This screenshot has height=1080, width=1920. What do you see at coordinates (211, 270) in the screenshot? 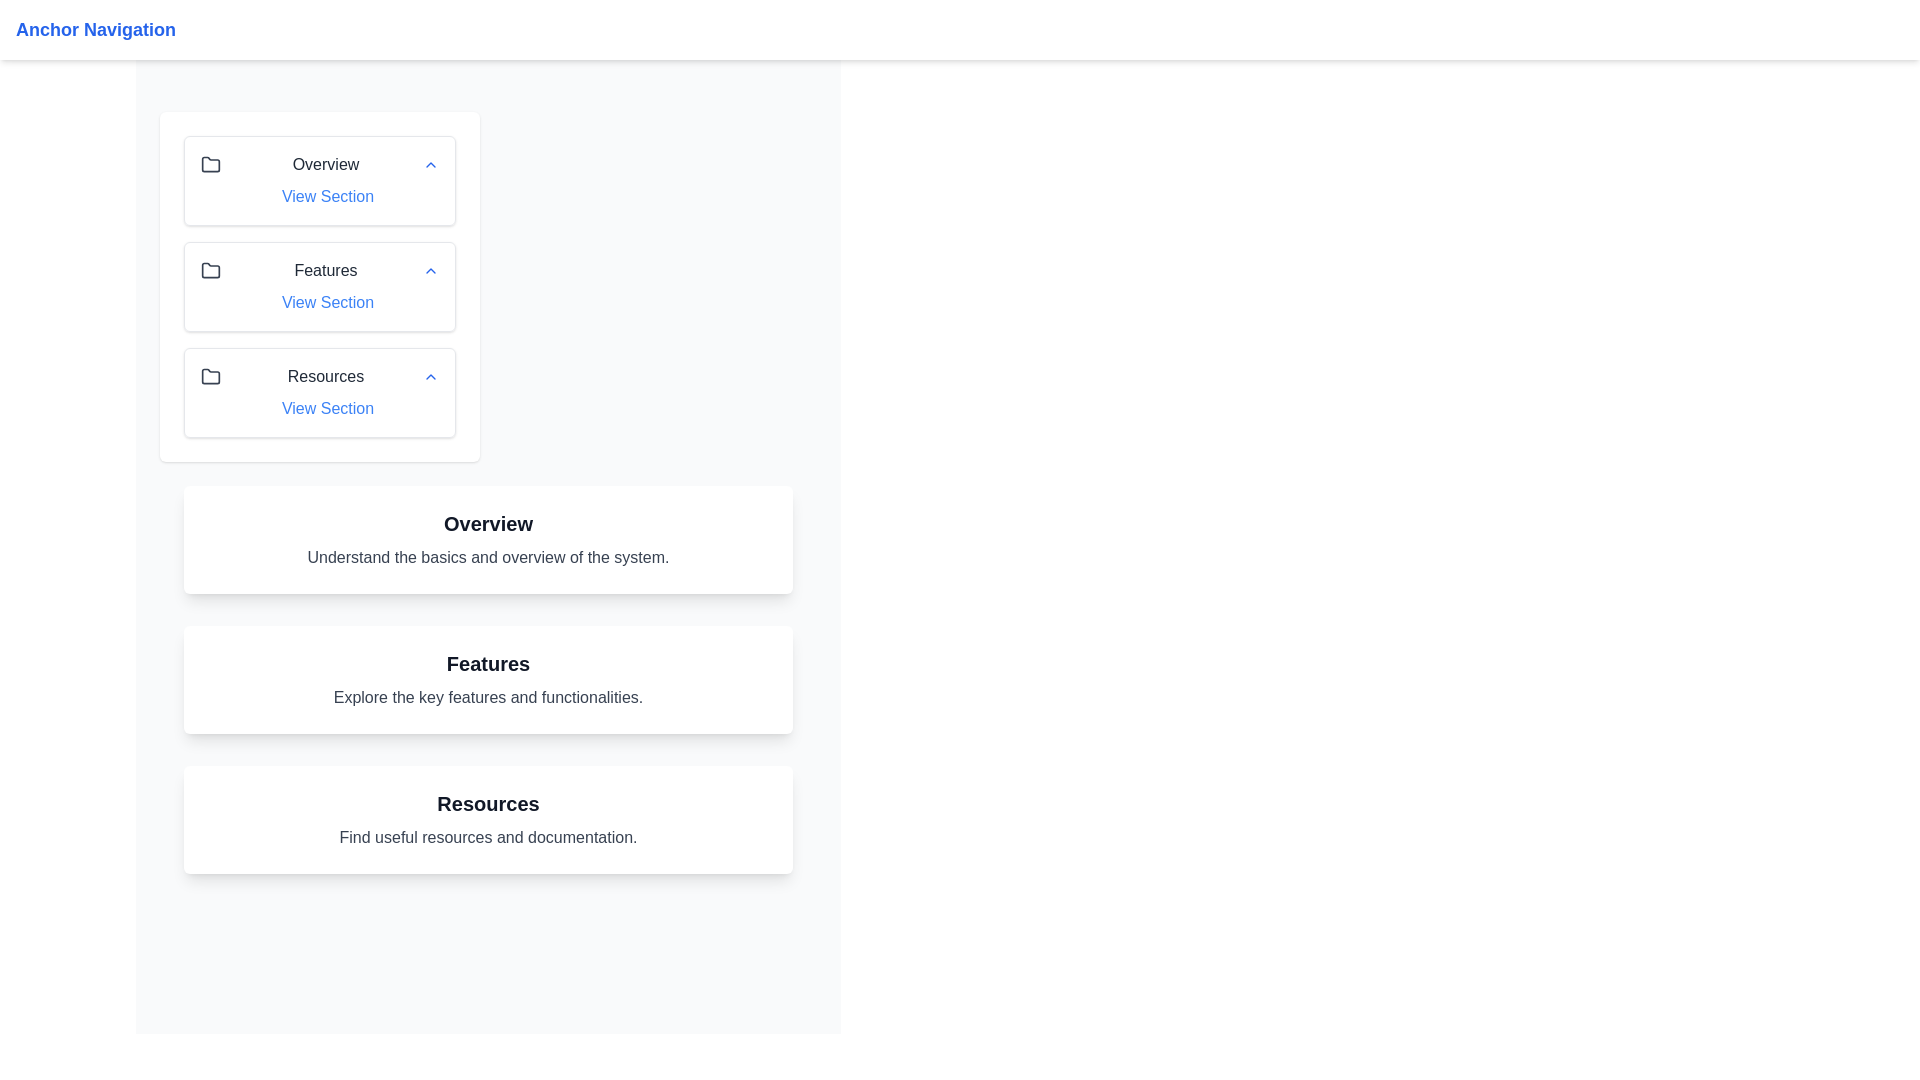
I see `the folder icon in the 'Features' section, which is a gray minimalist vector graphic located between 'Overview' and 'Resources' in the left panel` at bounding box center [211, 270].